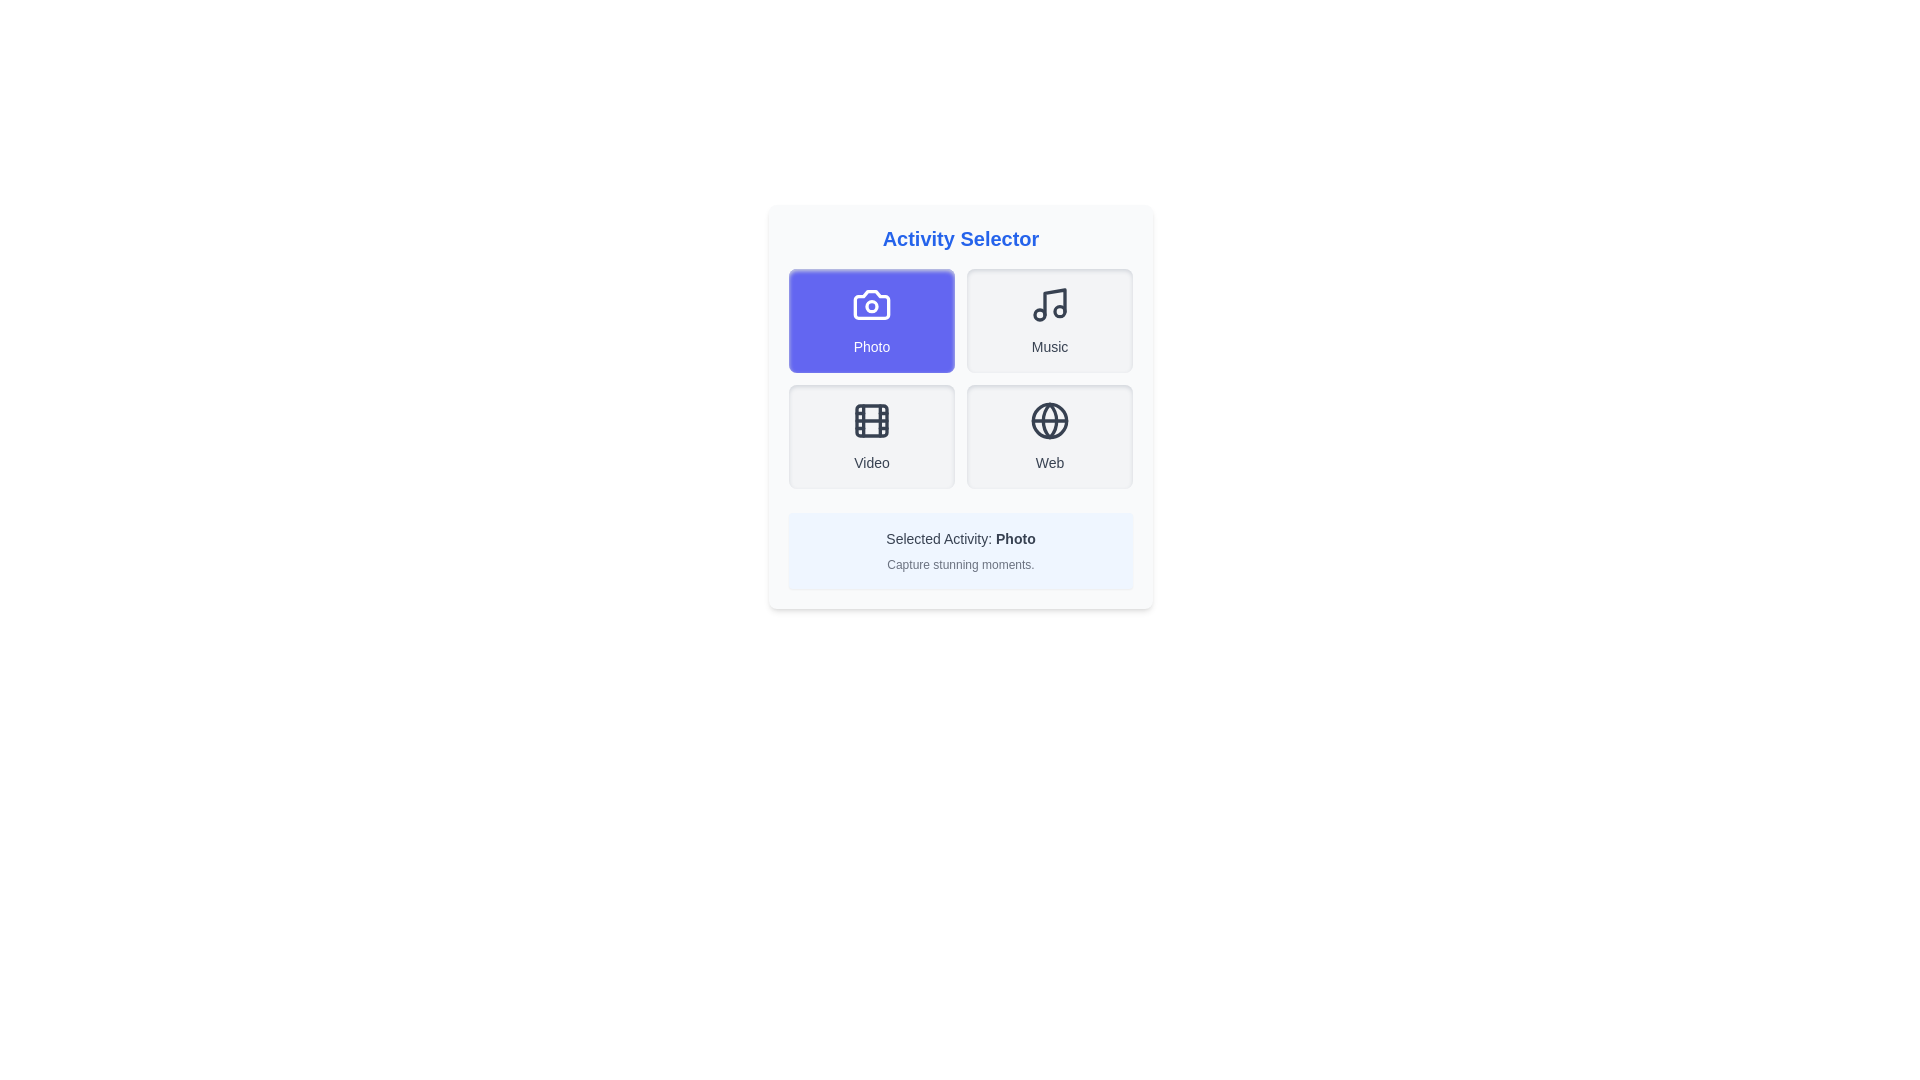  I want to click on the 'Video' label, which is part of the selectable quadrant in the lower-left of the activity options menu and displays the text in gray color beneath a film icon, so click(872, 462).